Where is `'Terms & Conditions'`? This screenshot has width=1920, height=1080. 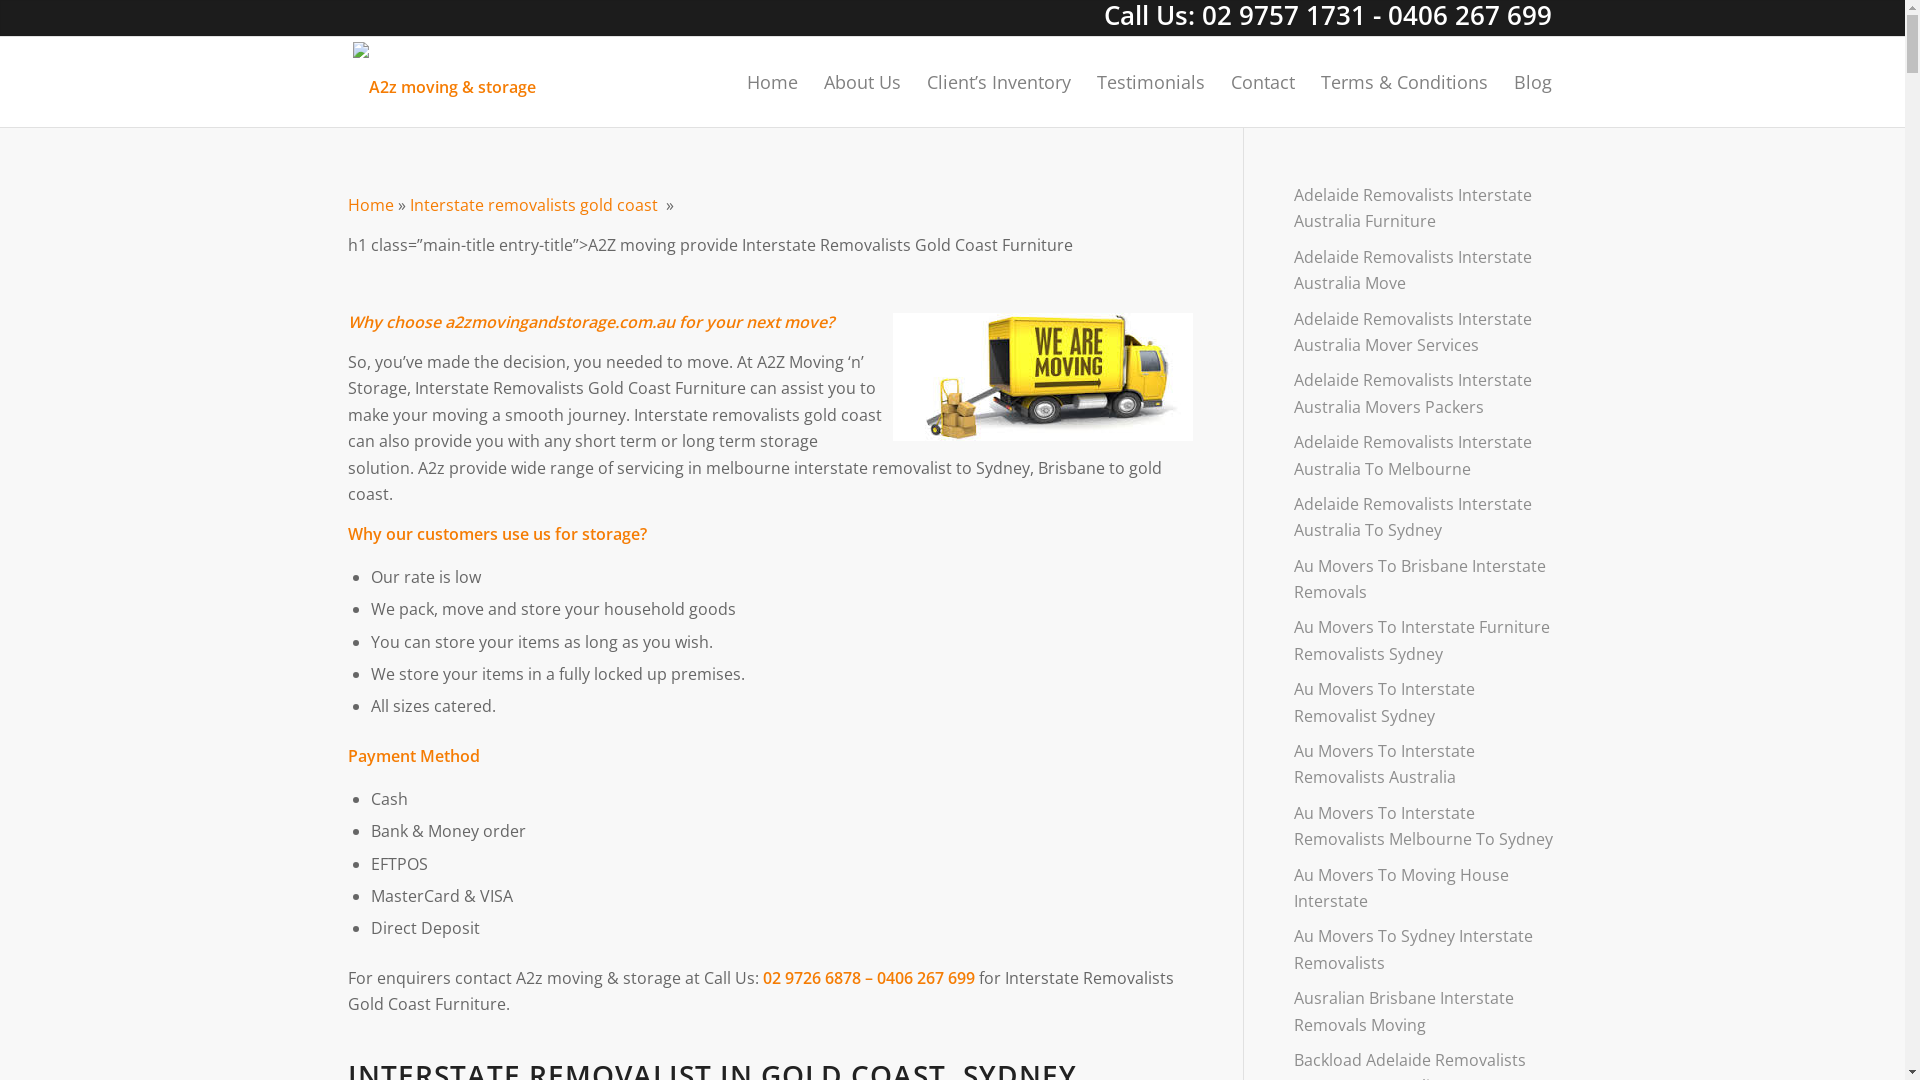 'Terms & Conditions' is located at coordinates (1403, 80).